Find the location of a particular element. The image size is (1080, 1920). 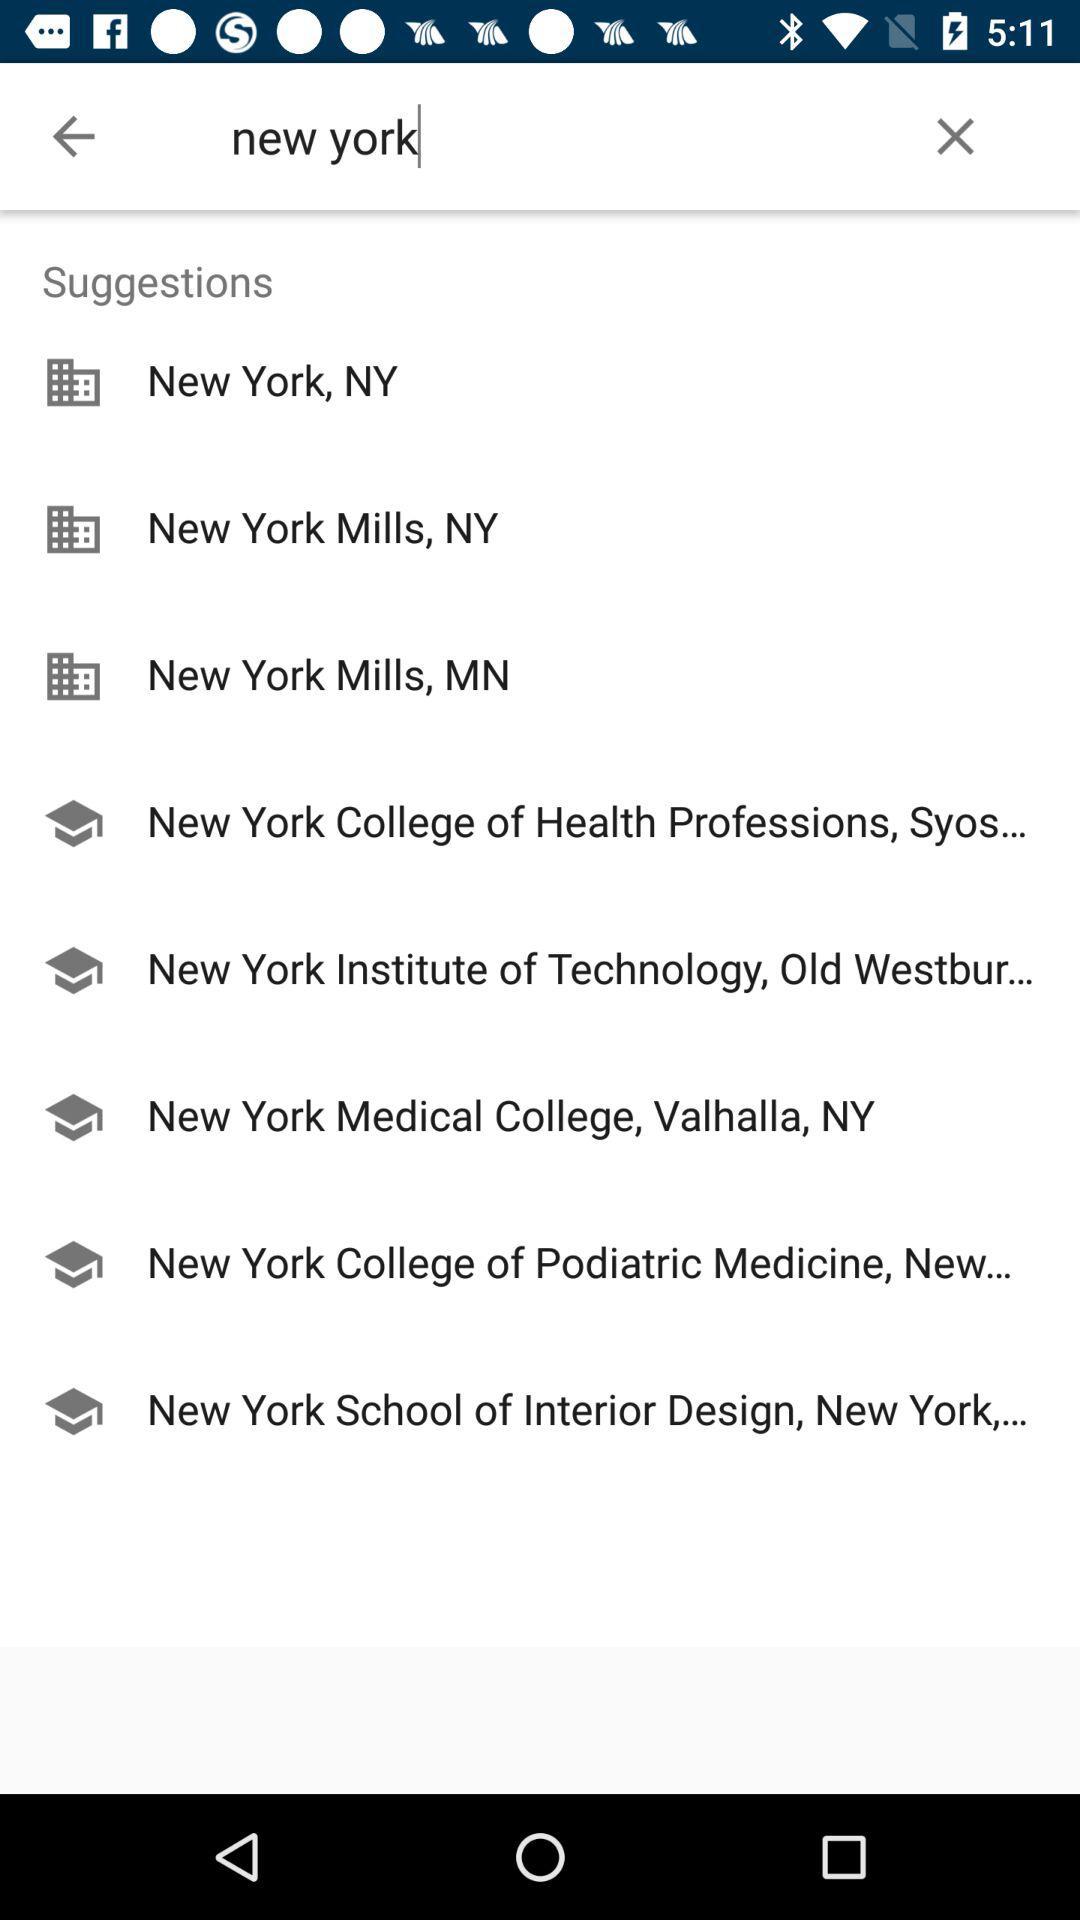

the icon above the suggestions is located at coordinates (954, 135).